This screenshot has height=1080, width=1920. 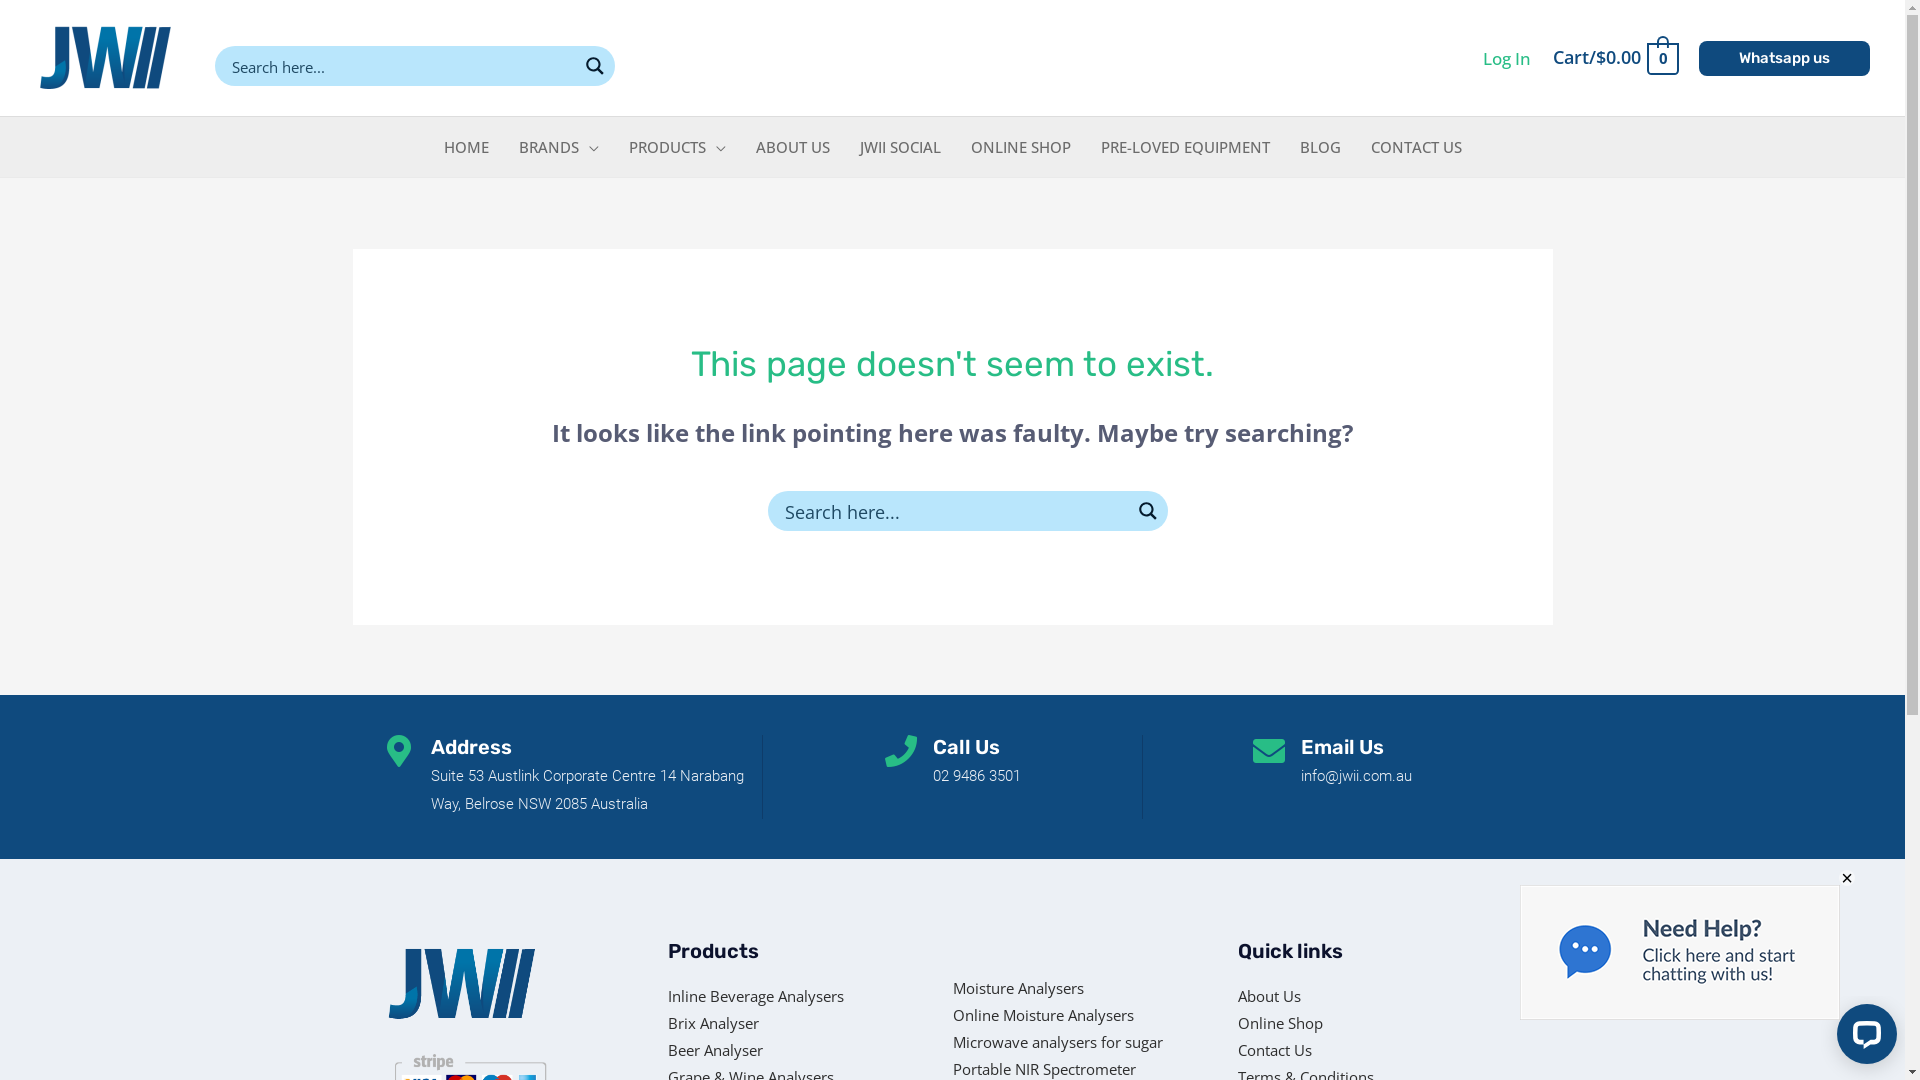 I want to click on 'Moisture Analysers', so click(x=950, y=987).